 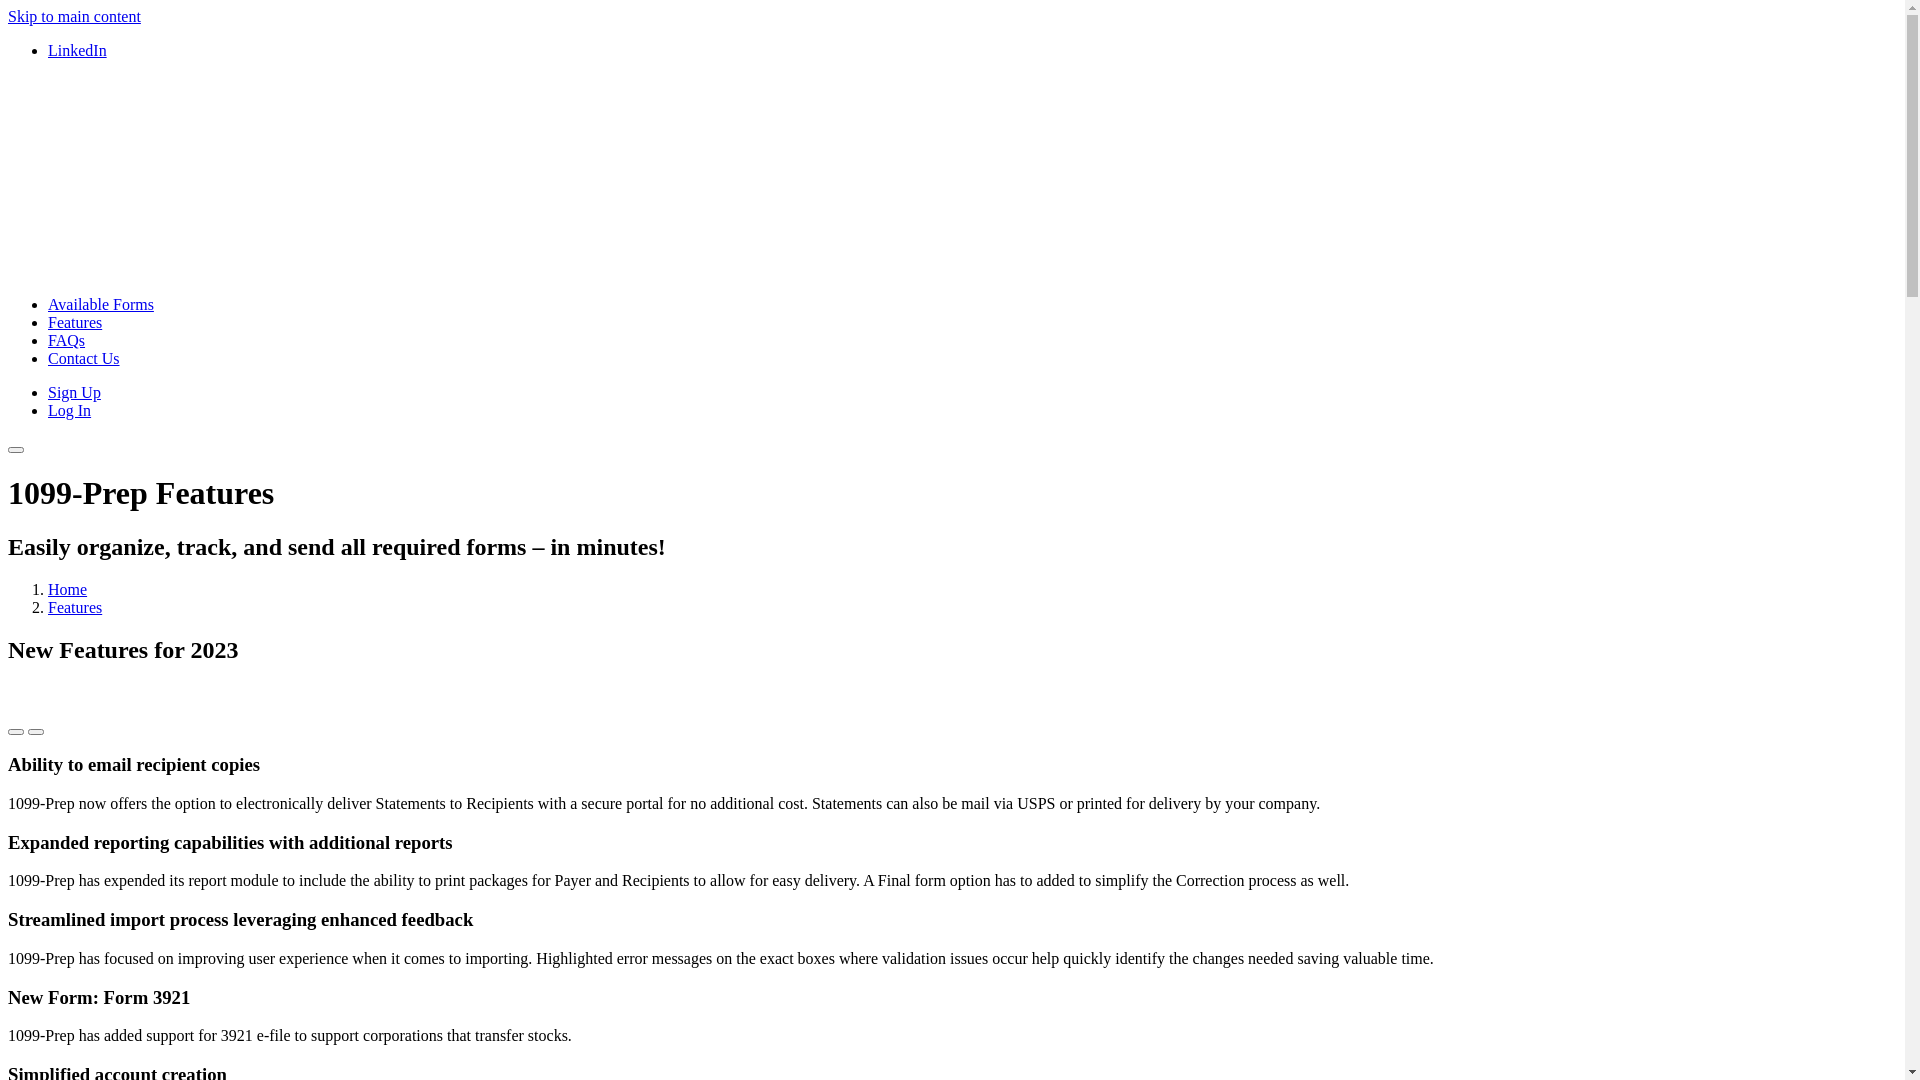 I want to click on 'Available Forms', so click(x=99, y=304).